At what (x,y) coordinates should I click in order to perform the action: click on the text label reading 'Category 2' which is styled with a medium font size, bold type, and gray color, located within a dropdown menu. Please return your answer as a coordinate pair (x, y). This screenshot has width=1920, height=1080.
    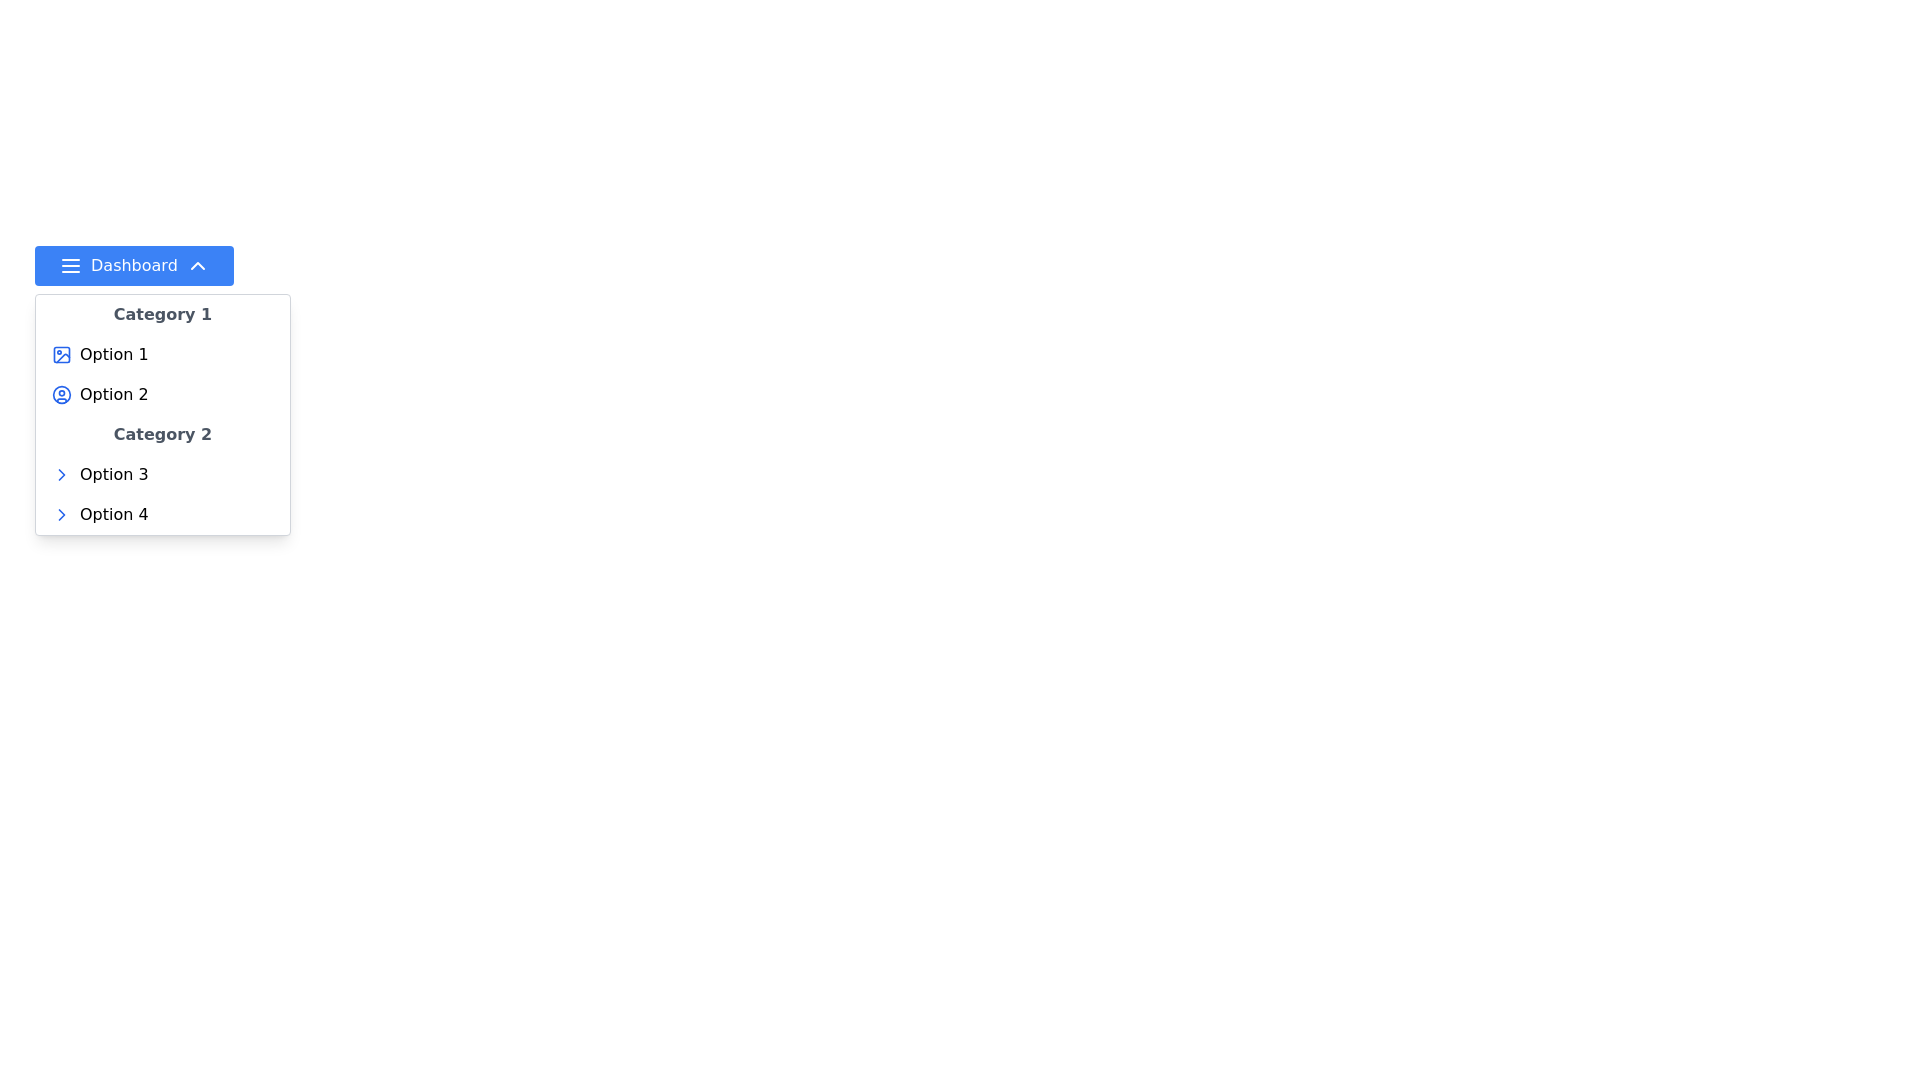
    Looking at the image, I should click on (163, 434).